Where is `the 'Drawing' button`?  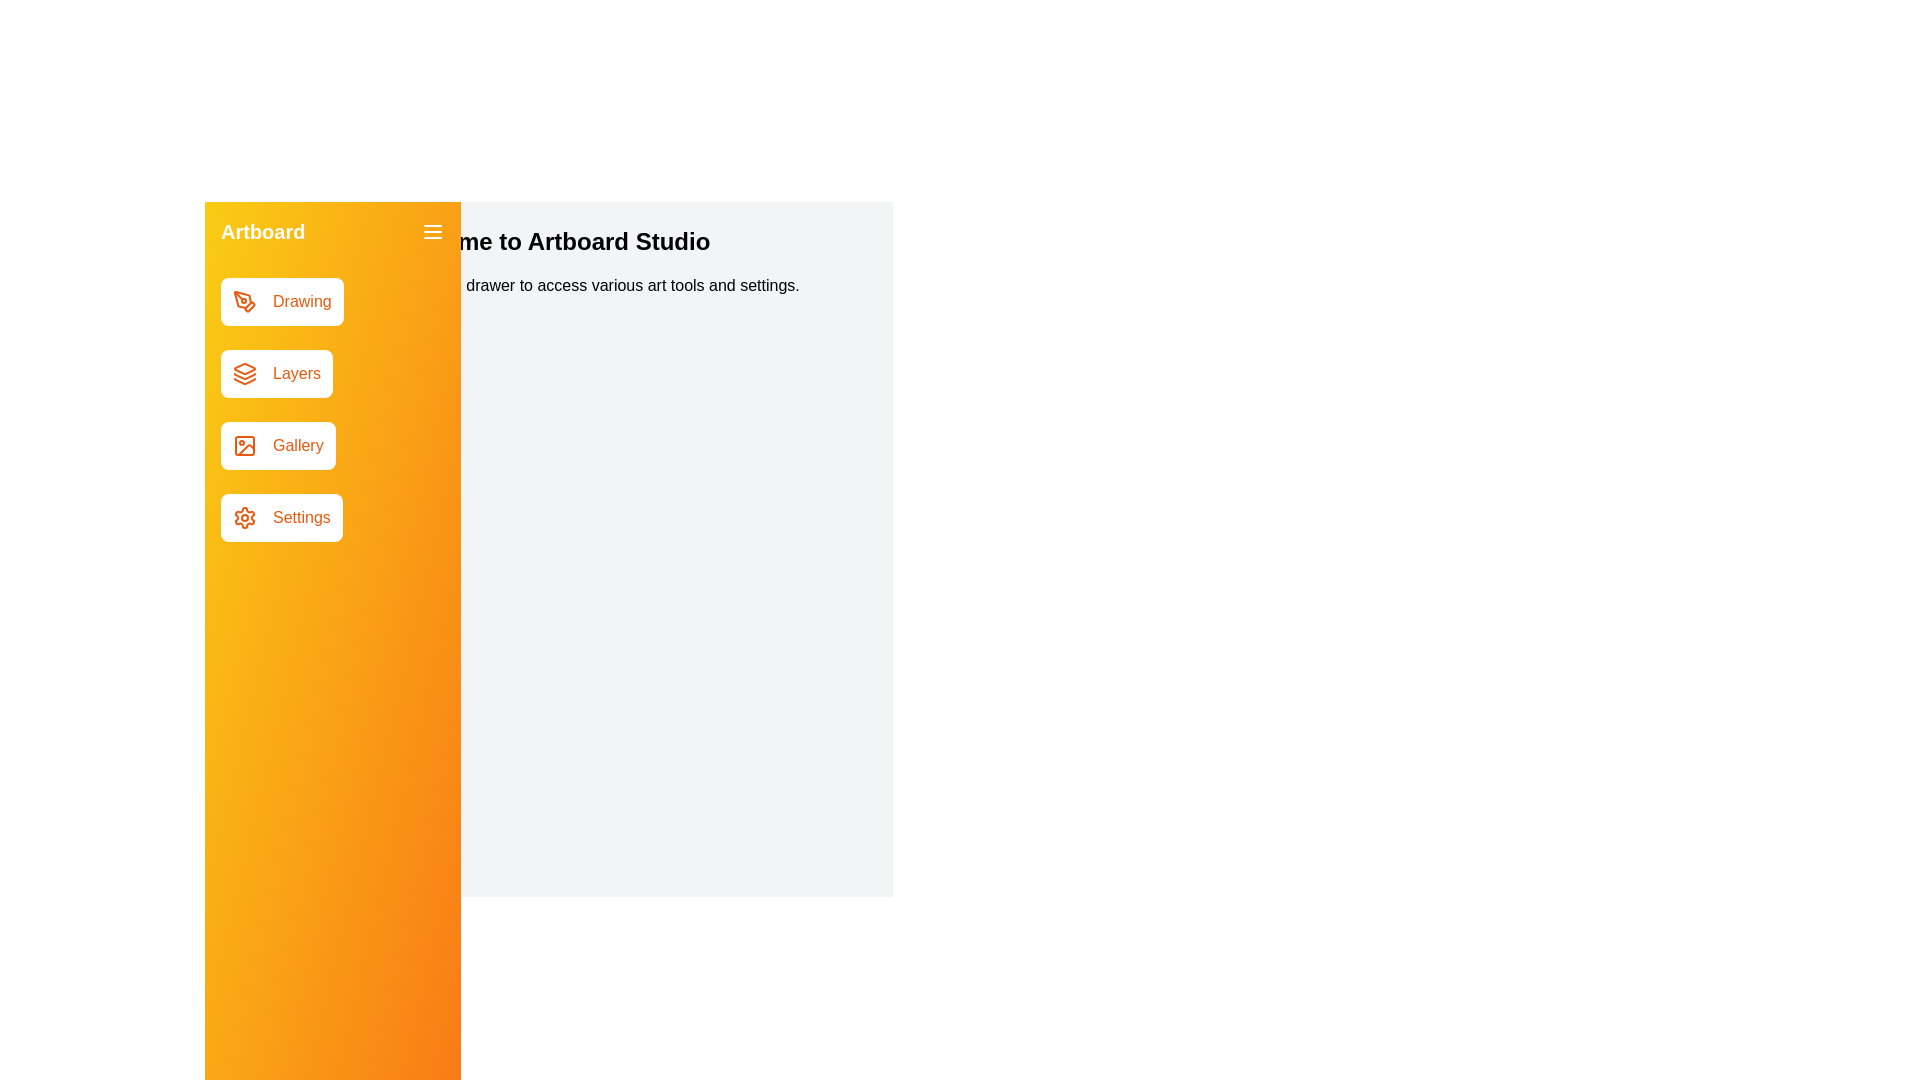
the 'Drawing' button is located at coordinates (281, 301).